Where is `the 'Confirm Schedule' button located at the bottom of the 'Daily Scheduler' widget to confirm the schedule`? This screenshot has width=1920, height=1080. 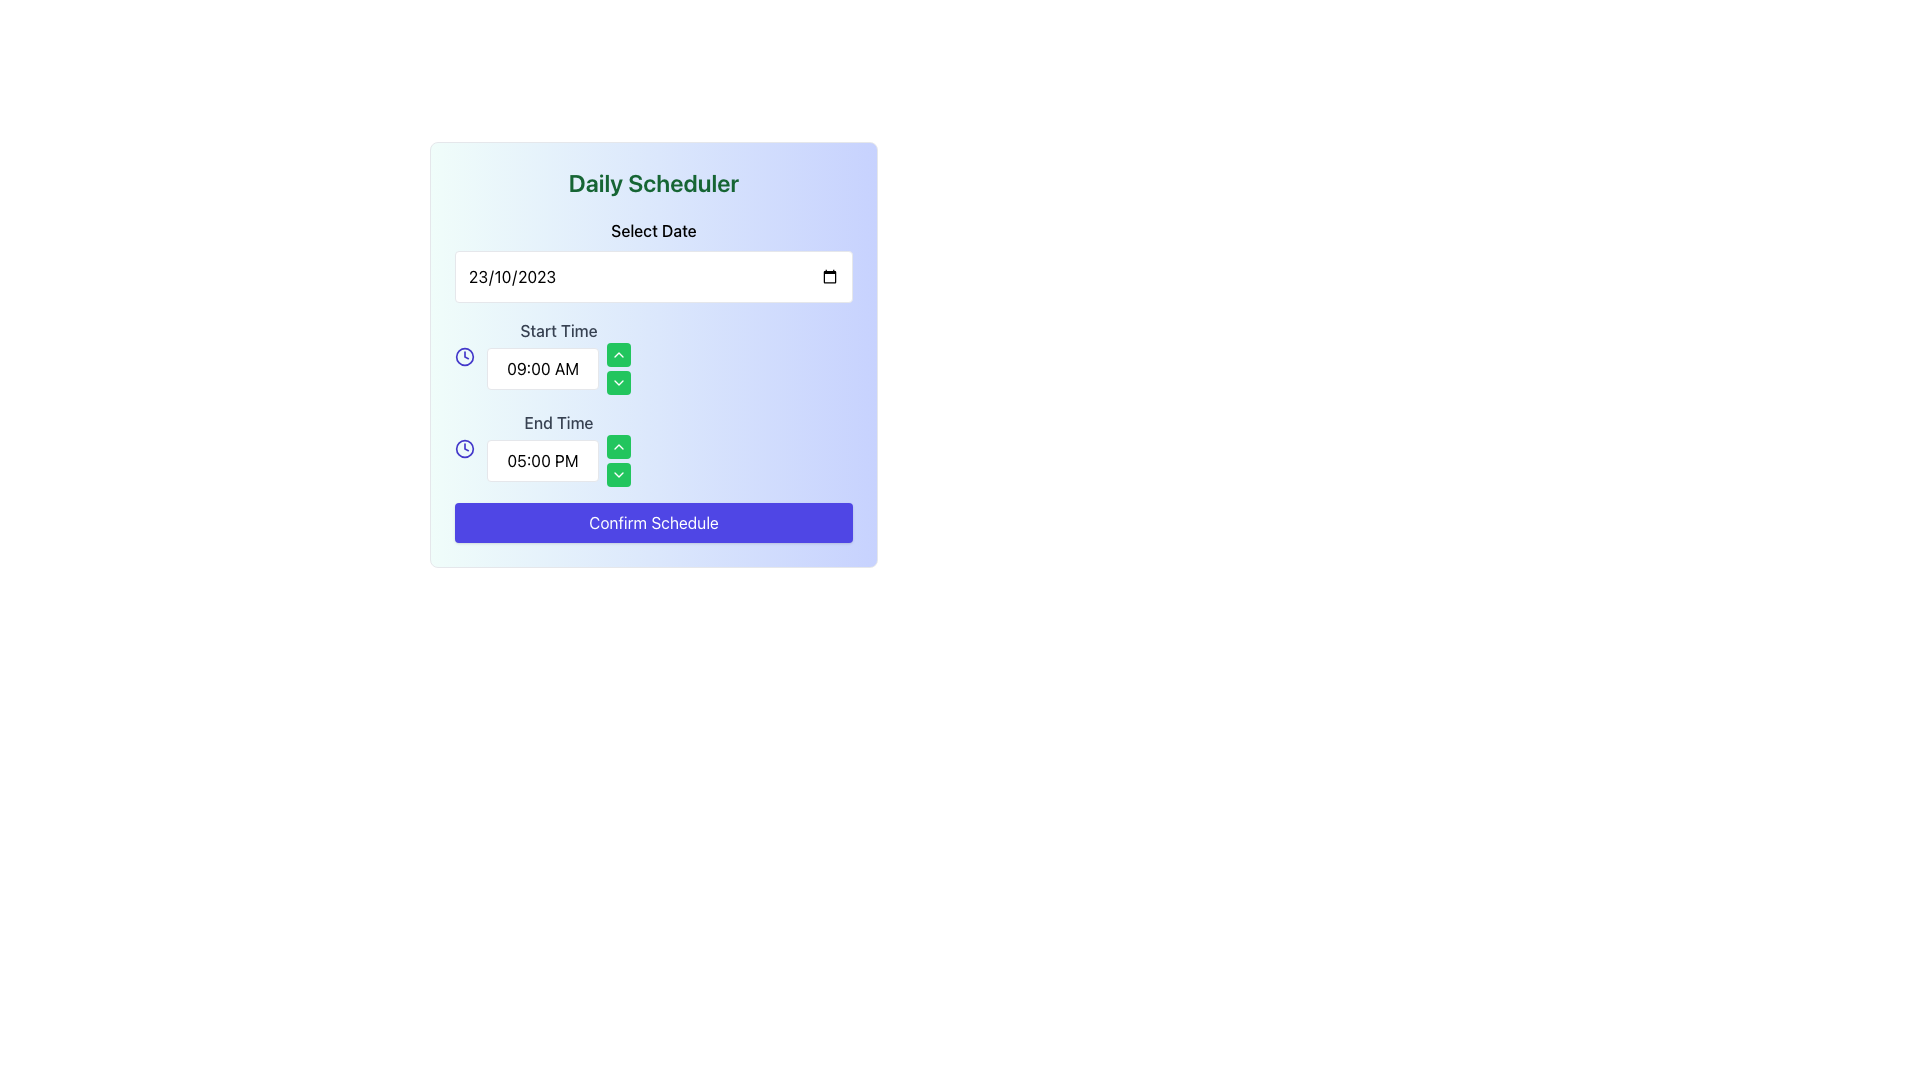
the 'Confirm Schedule' button located at the bottom of the 'Daily Scheduler' widget to confirm the schedule is located at coordinates (653, 522).